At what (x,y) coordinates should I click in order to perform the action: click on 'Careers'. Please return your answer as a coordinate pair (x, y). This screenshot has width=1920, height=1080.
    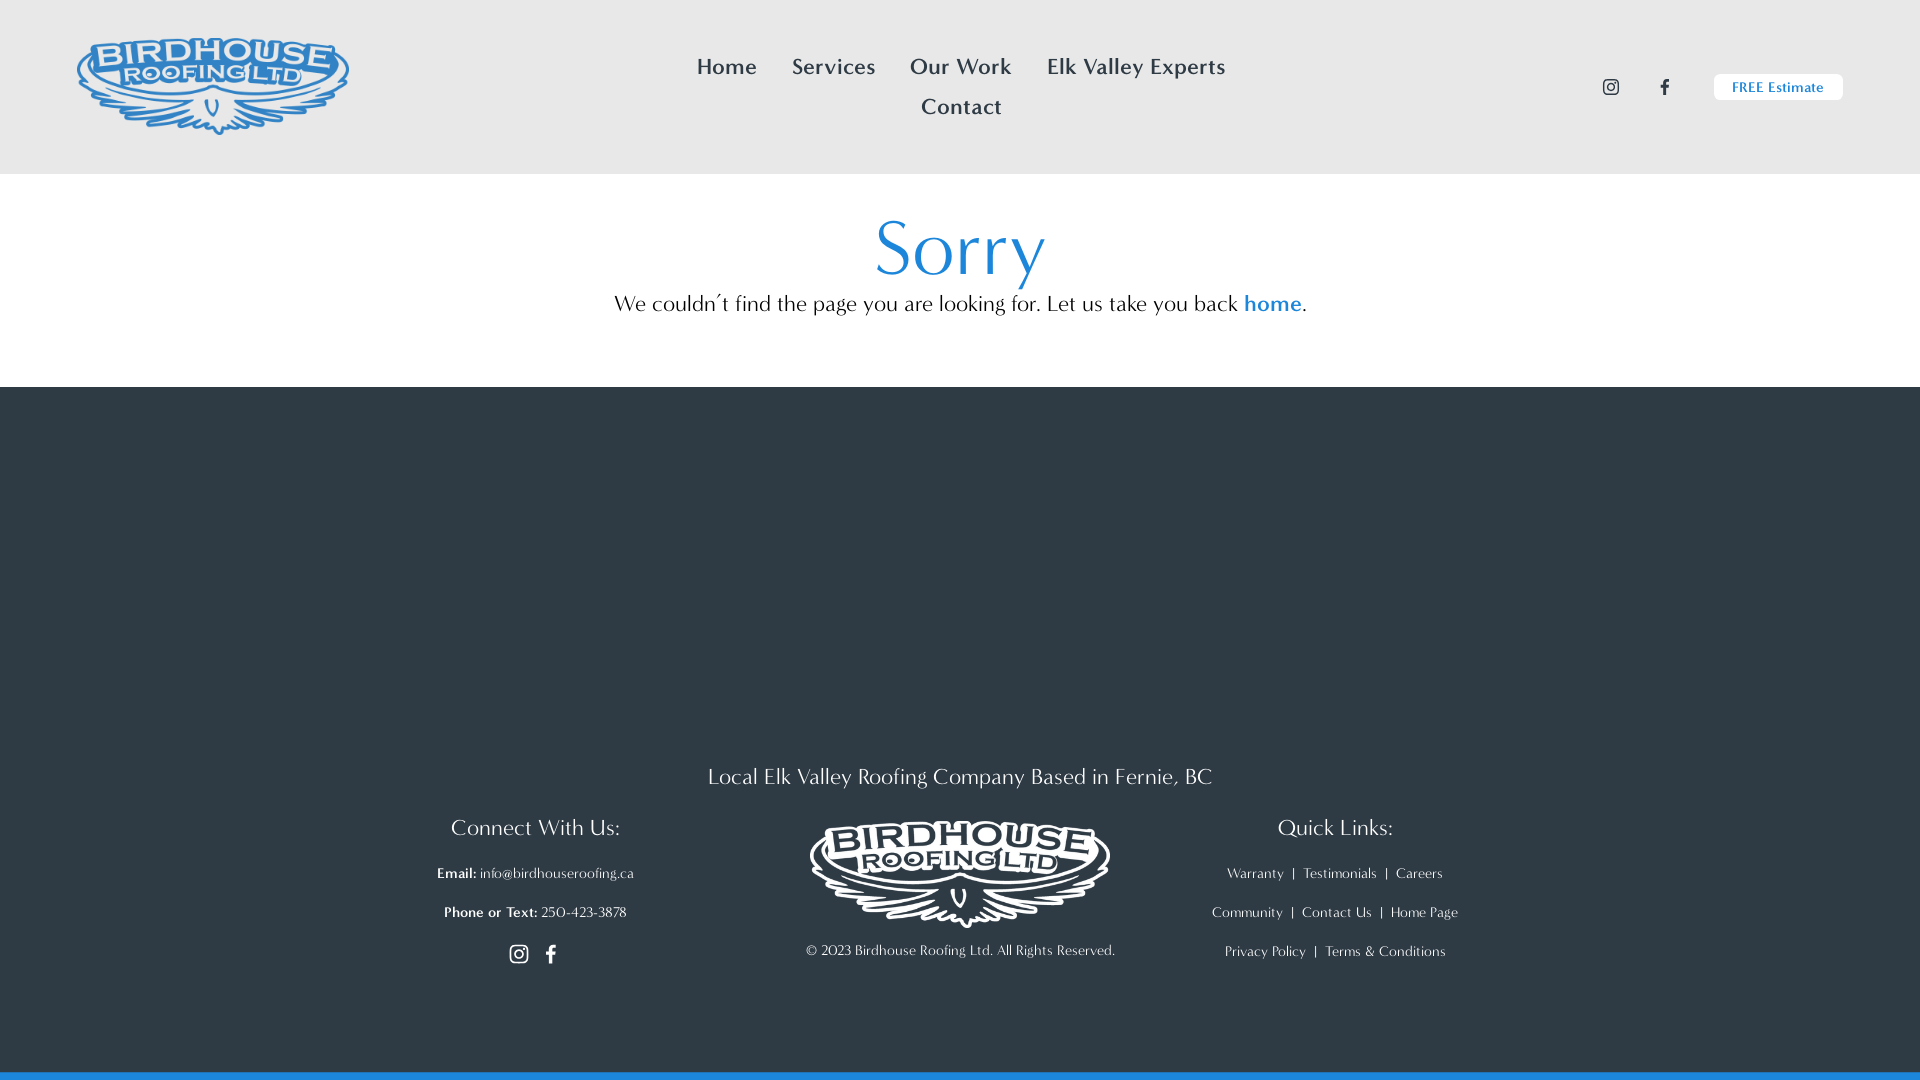
    Looking at the image, I should click on (1418, 872).